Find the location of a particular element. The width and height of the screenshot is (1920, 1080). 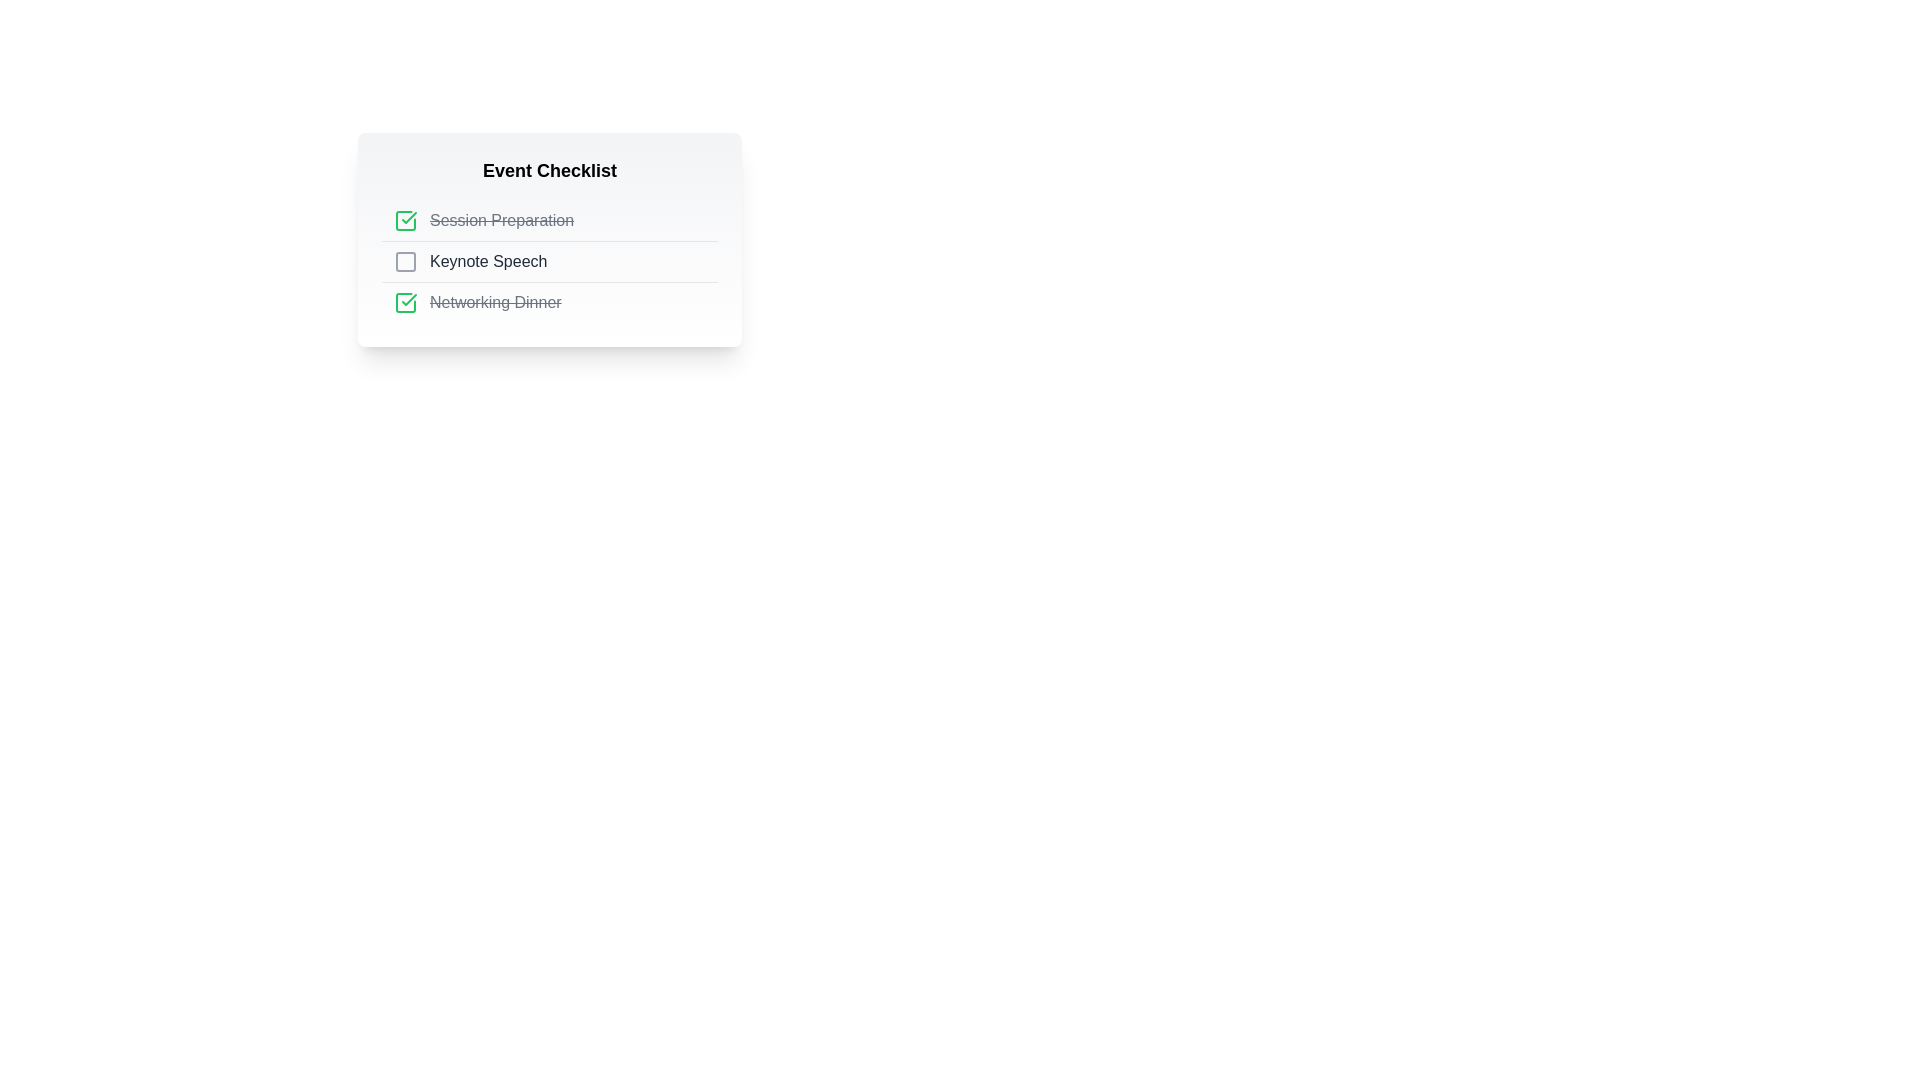

the checkbox next to the 'Keynote Speech' checklist item is located at coordinates (550, 261).